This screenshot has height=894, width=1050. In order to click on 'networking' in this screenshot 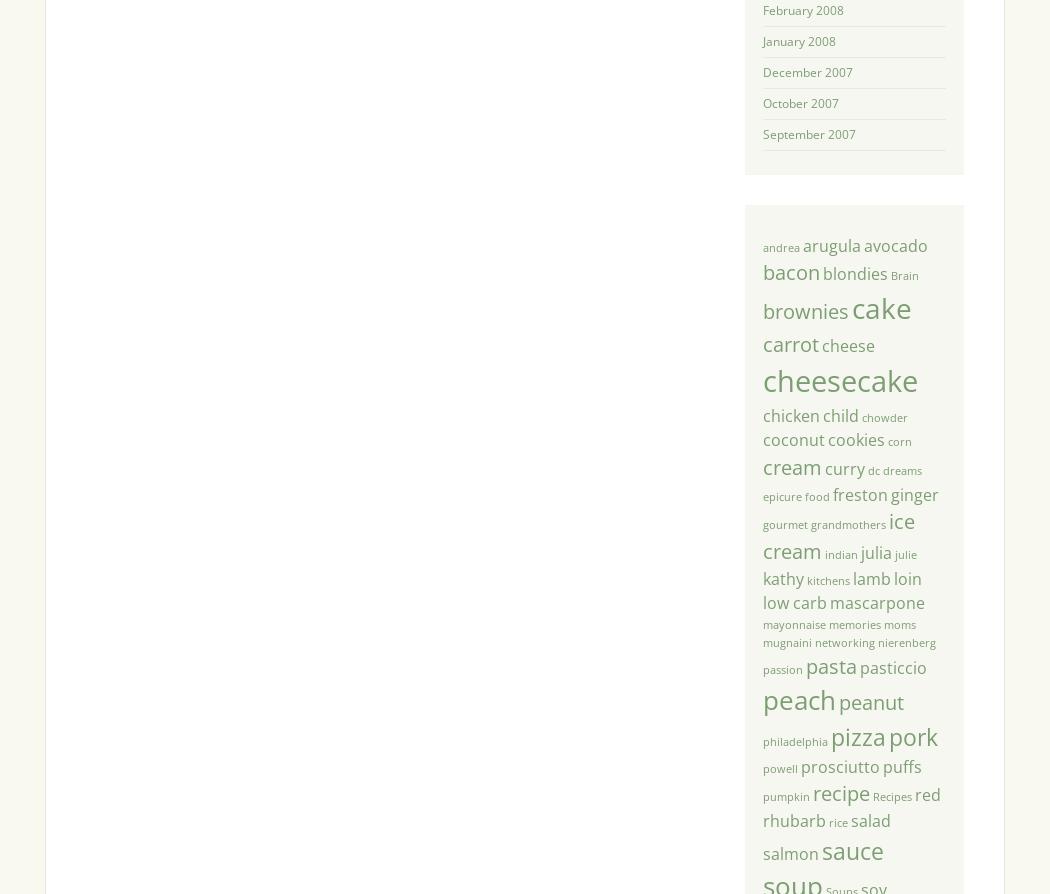, I will do `click(812, 641)`.